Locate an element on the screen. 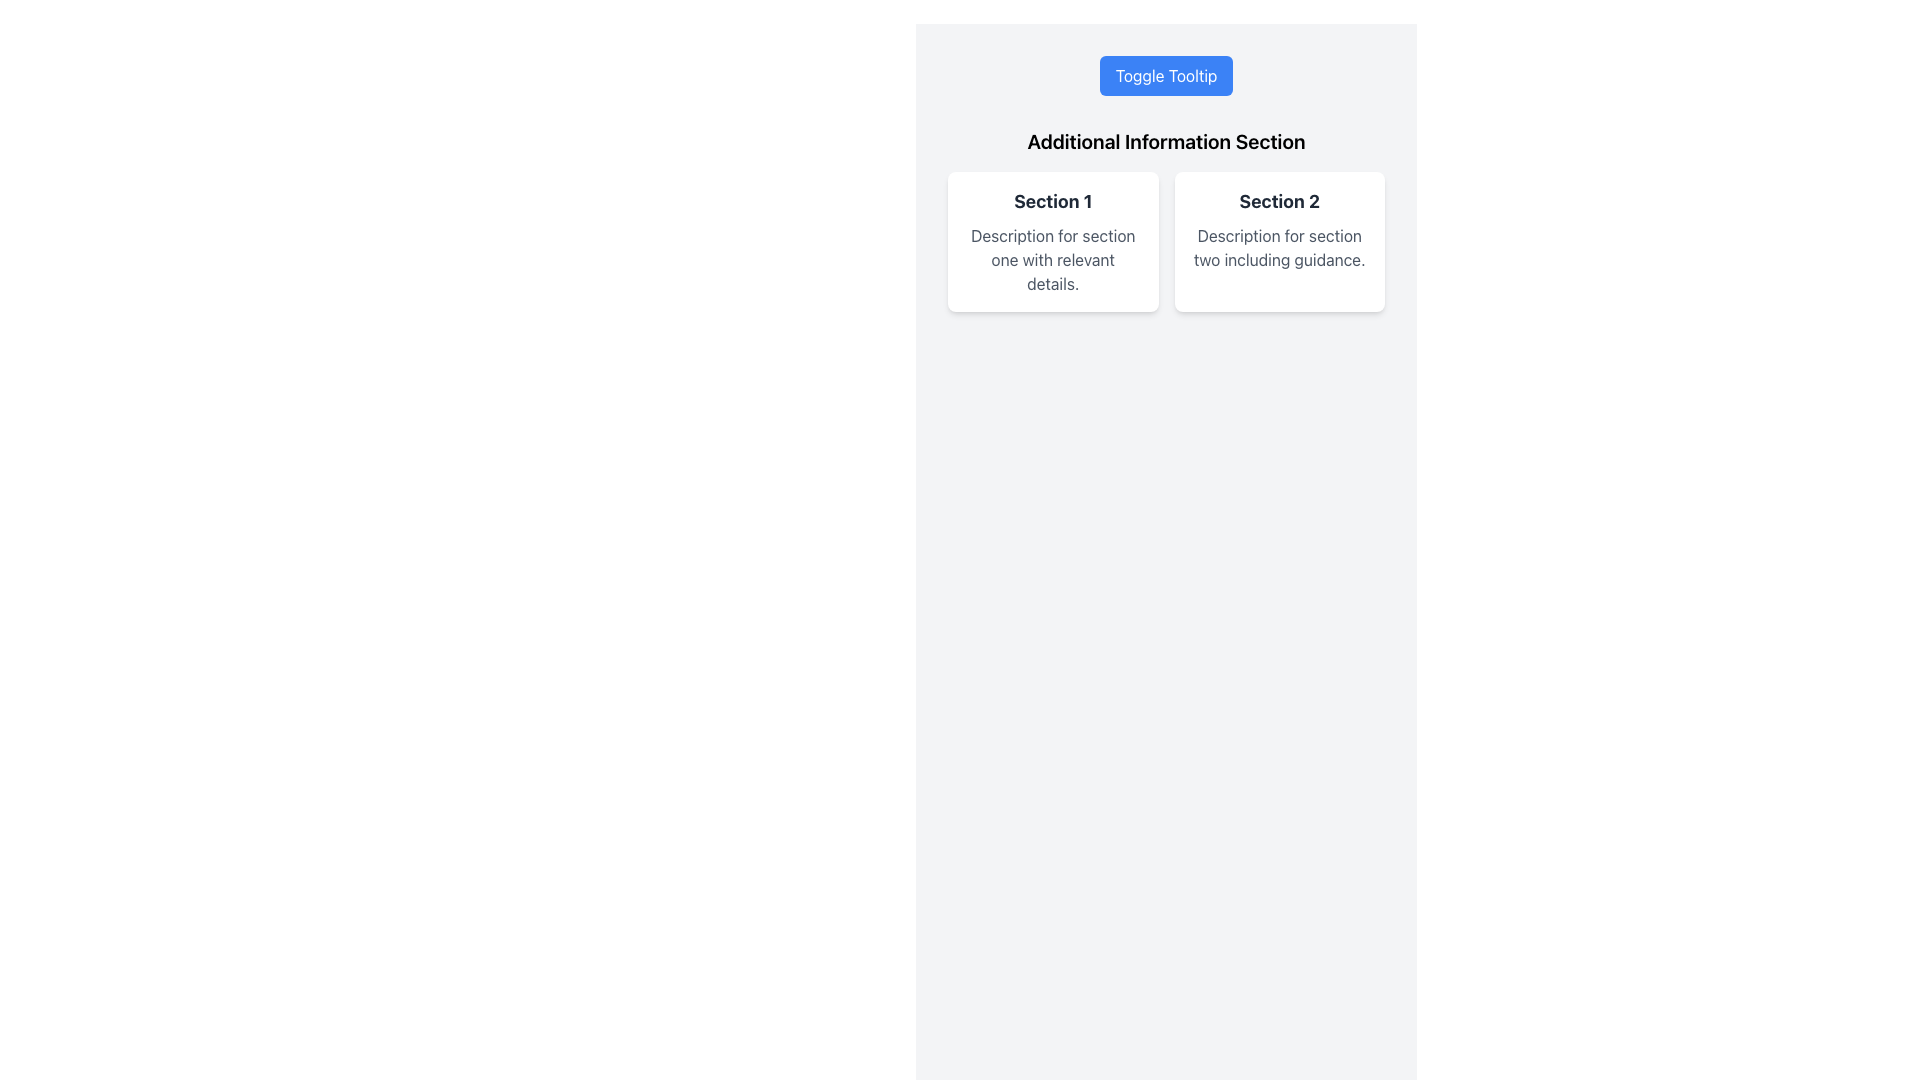 This screenshot has height=1080, width=1920. the bold text label reading 'Section 1' styled in dark gray, which is positioned at the top of a card-like section on the left side of a two-column layout, beneath 'Additional Information Section' is located at coordinates (1052, 201).